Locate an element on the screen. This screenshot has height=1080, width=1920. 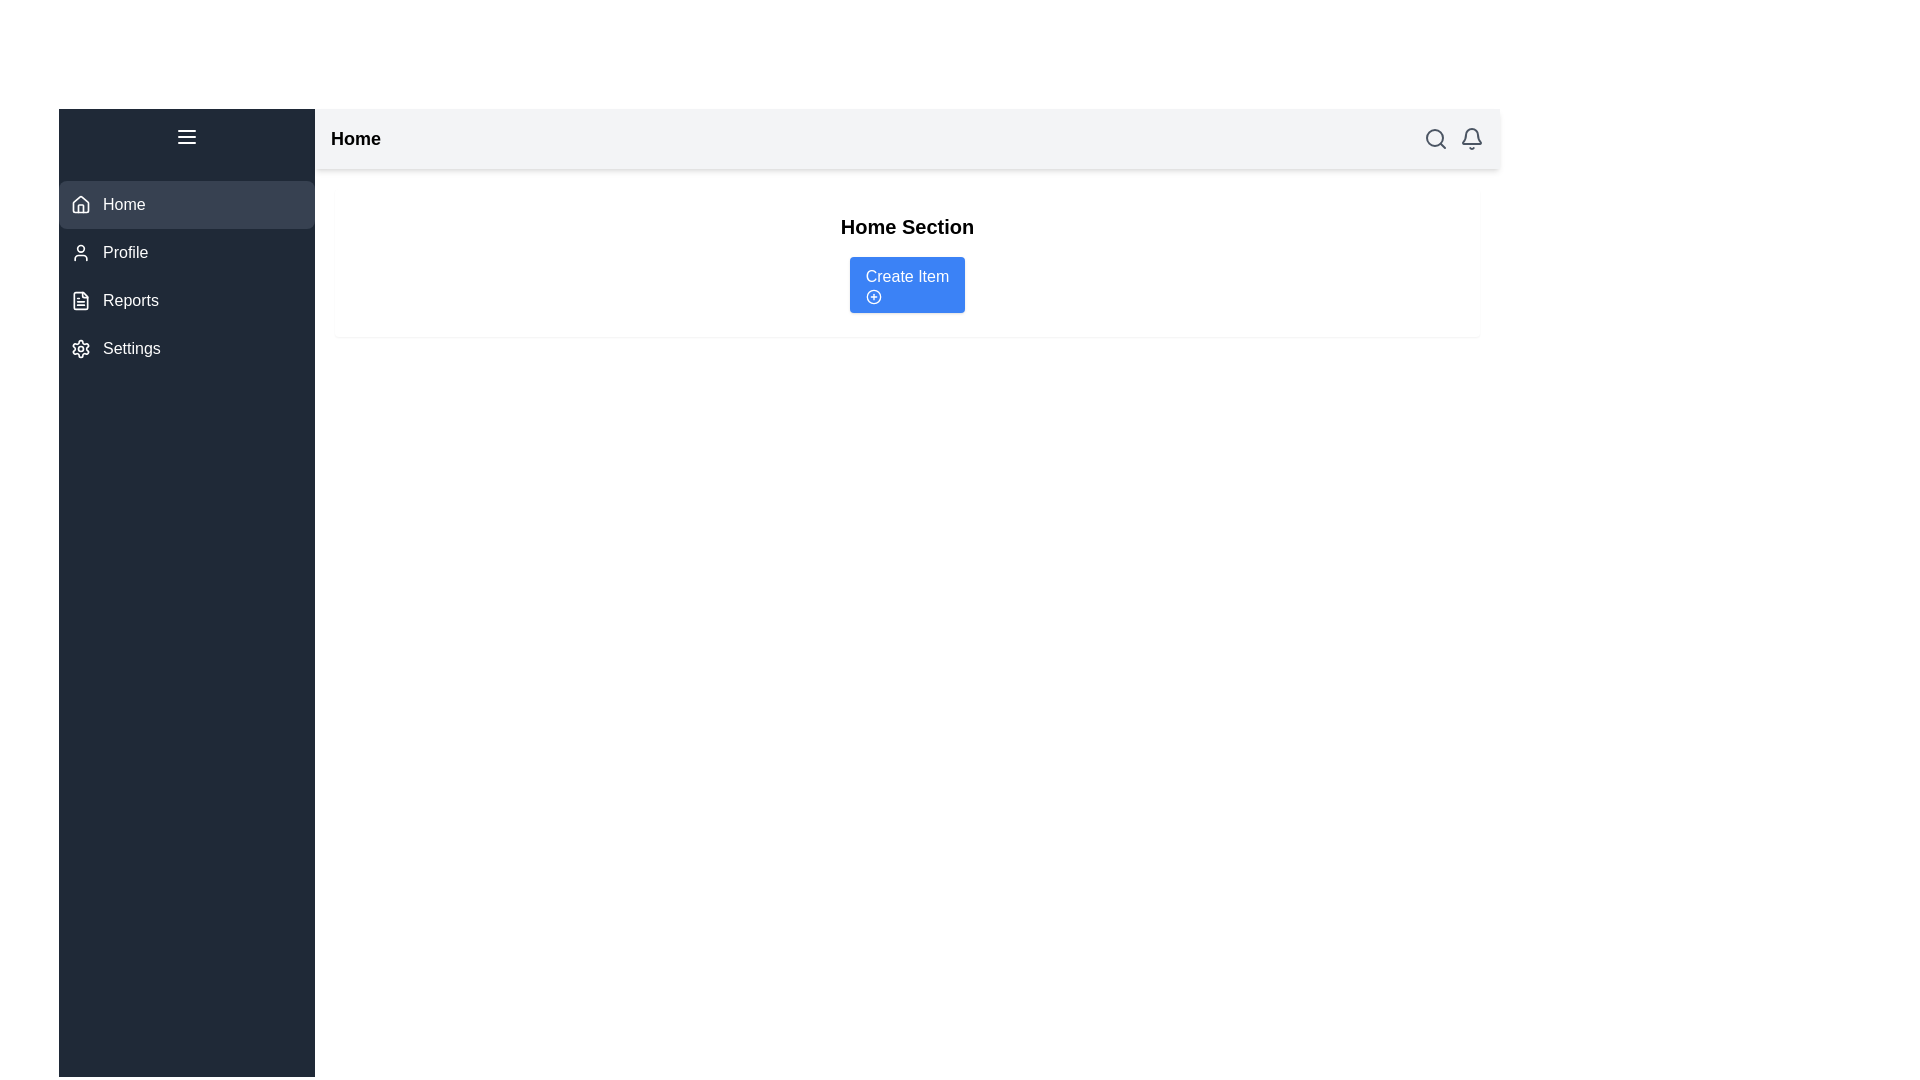
the toggle icon button located in the top-left section of the sidebar interface, which allows users is located at coordinates (187, 136).